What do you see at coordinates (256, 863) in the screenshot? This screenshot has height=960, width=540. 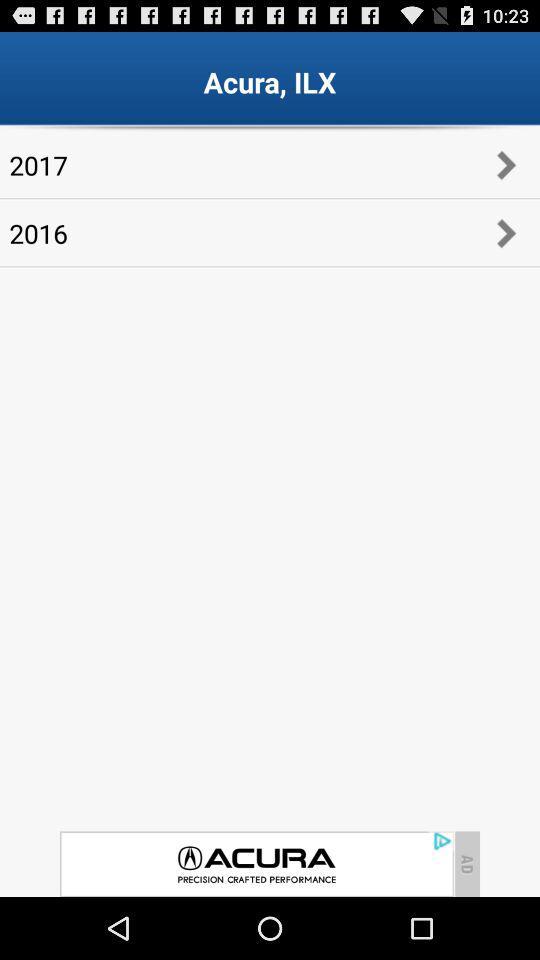 I see `advertisement` at bounding box center [256, 863].